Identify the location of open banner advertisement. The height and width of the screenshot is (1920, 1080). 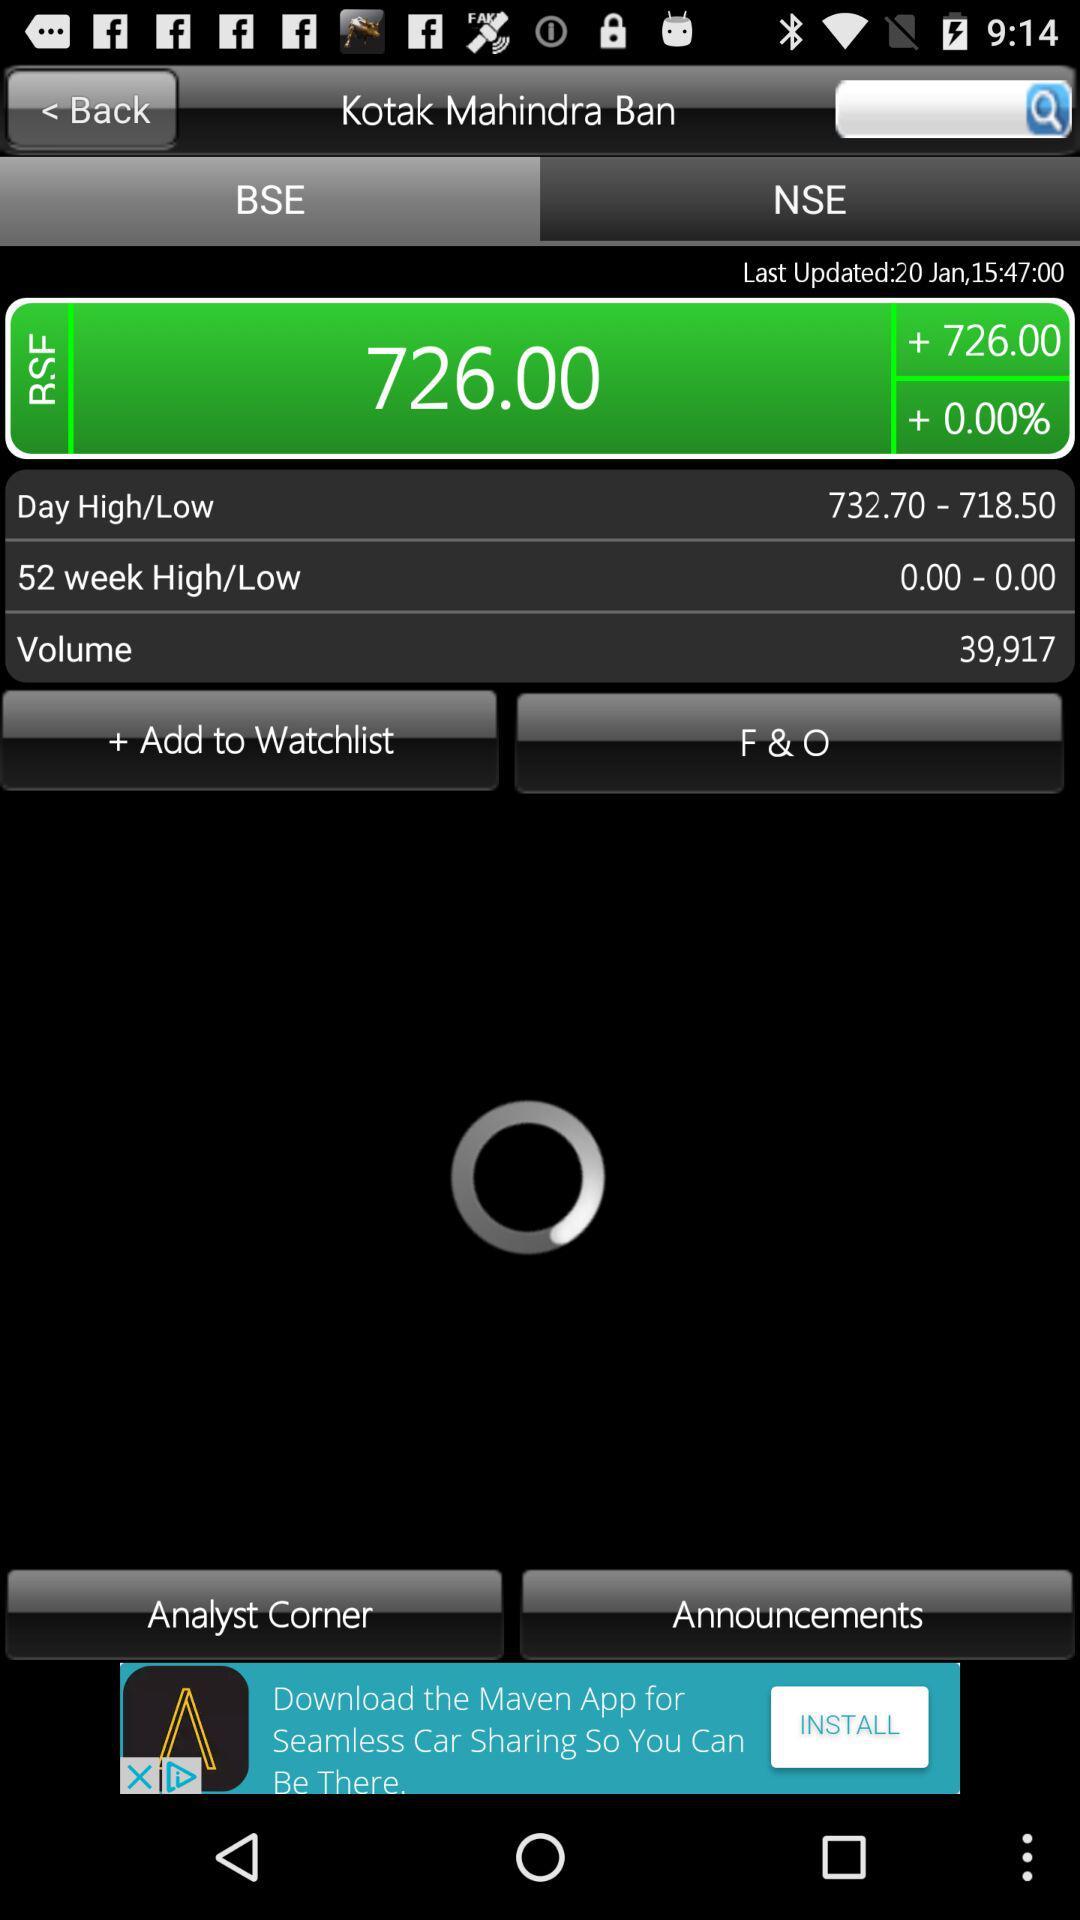
(540, 1727).